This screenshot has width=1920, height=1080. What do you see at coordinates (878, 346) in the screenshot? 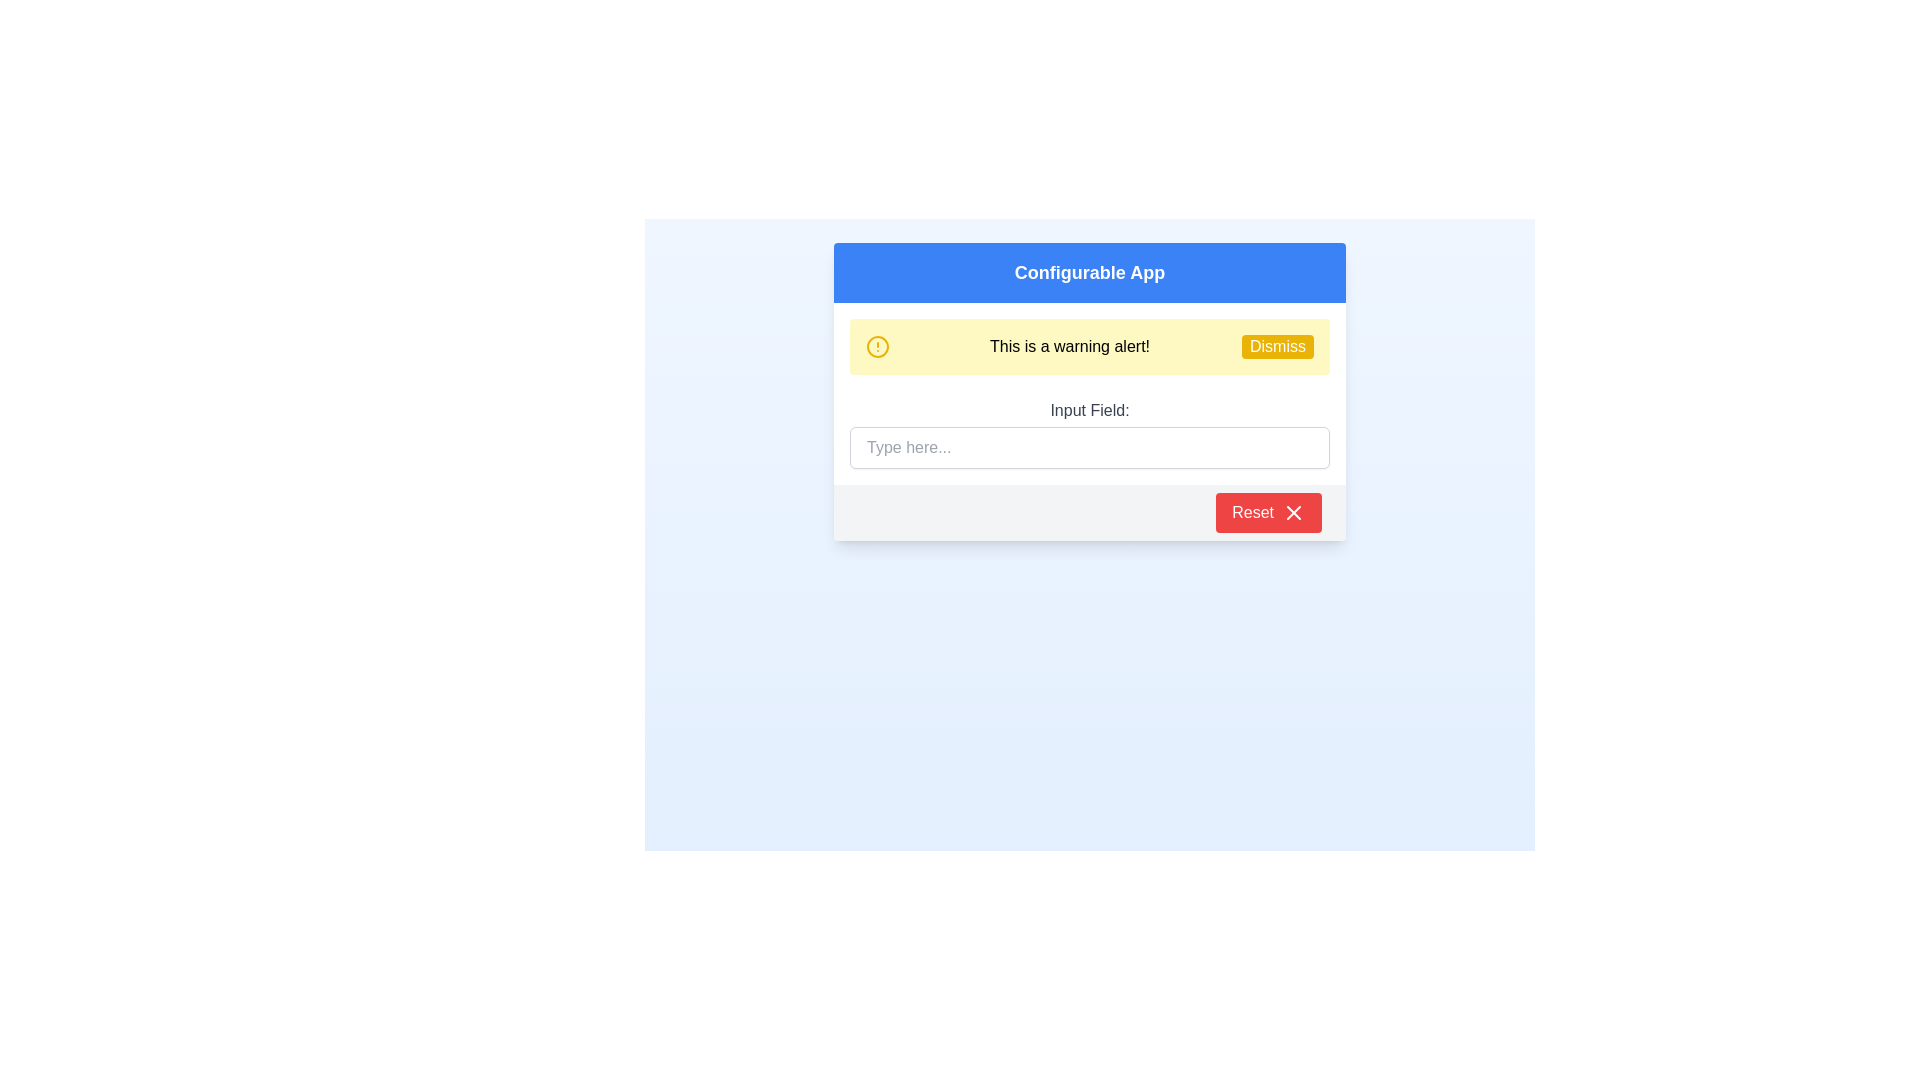
I see `the alert icon indicating a warning status, which is positioned at the leftmost side of the alert banner, preceding the text 'This is a warning alert!'` at bounding box center [878, 346].